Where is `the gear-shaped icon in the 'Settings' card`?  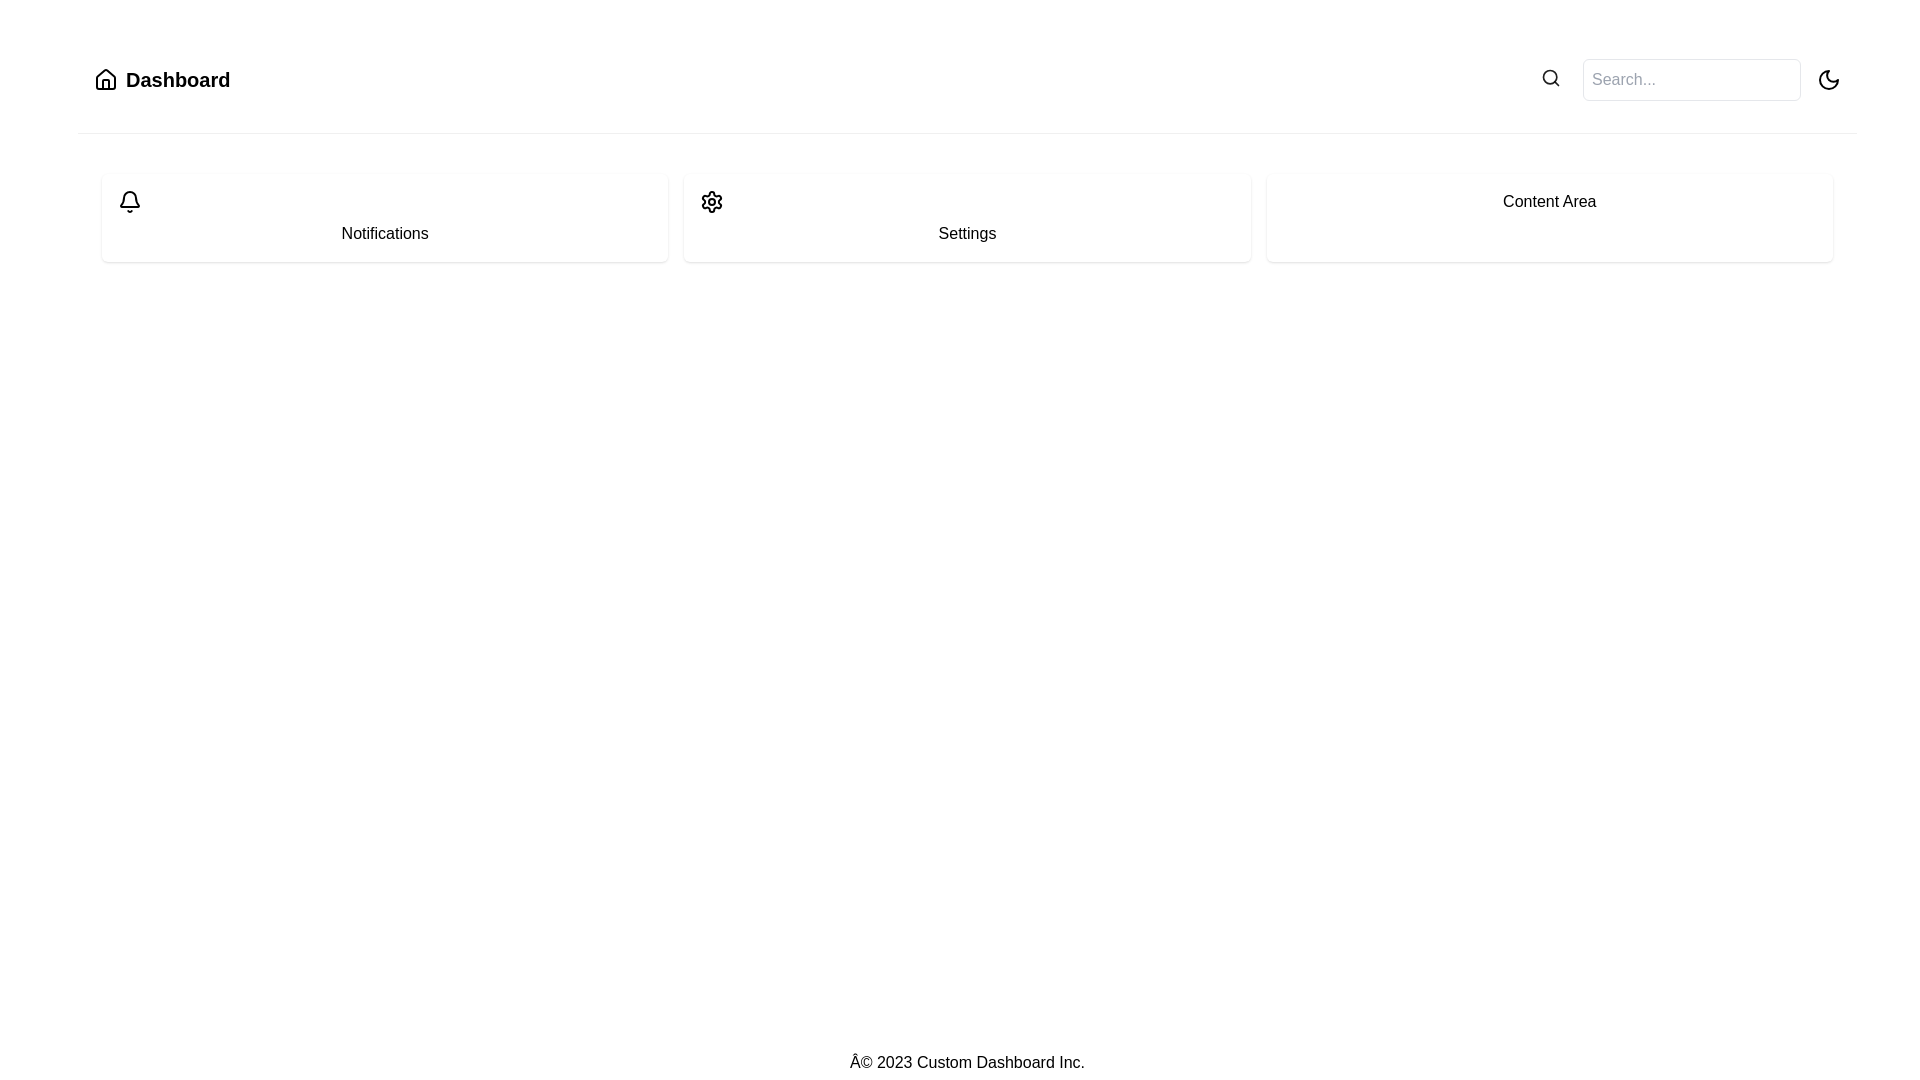
the gear-shaped icon in the 'Settings' card is located at coordinates (712, 201).